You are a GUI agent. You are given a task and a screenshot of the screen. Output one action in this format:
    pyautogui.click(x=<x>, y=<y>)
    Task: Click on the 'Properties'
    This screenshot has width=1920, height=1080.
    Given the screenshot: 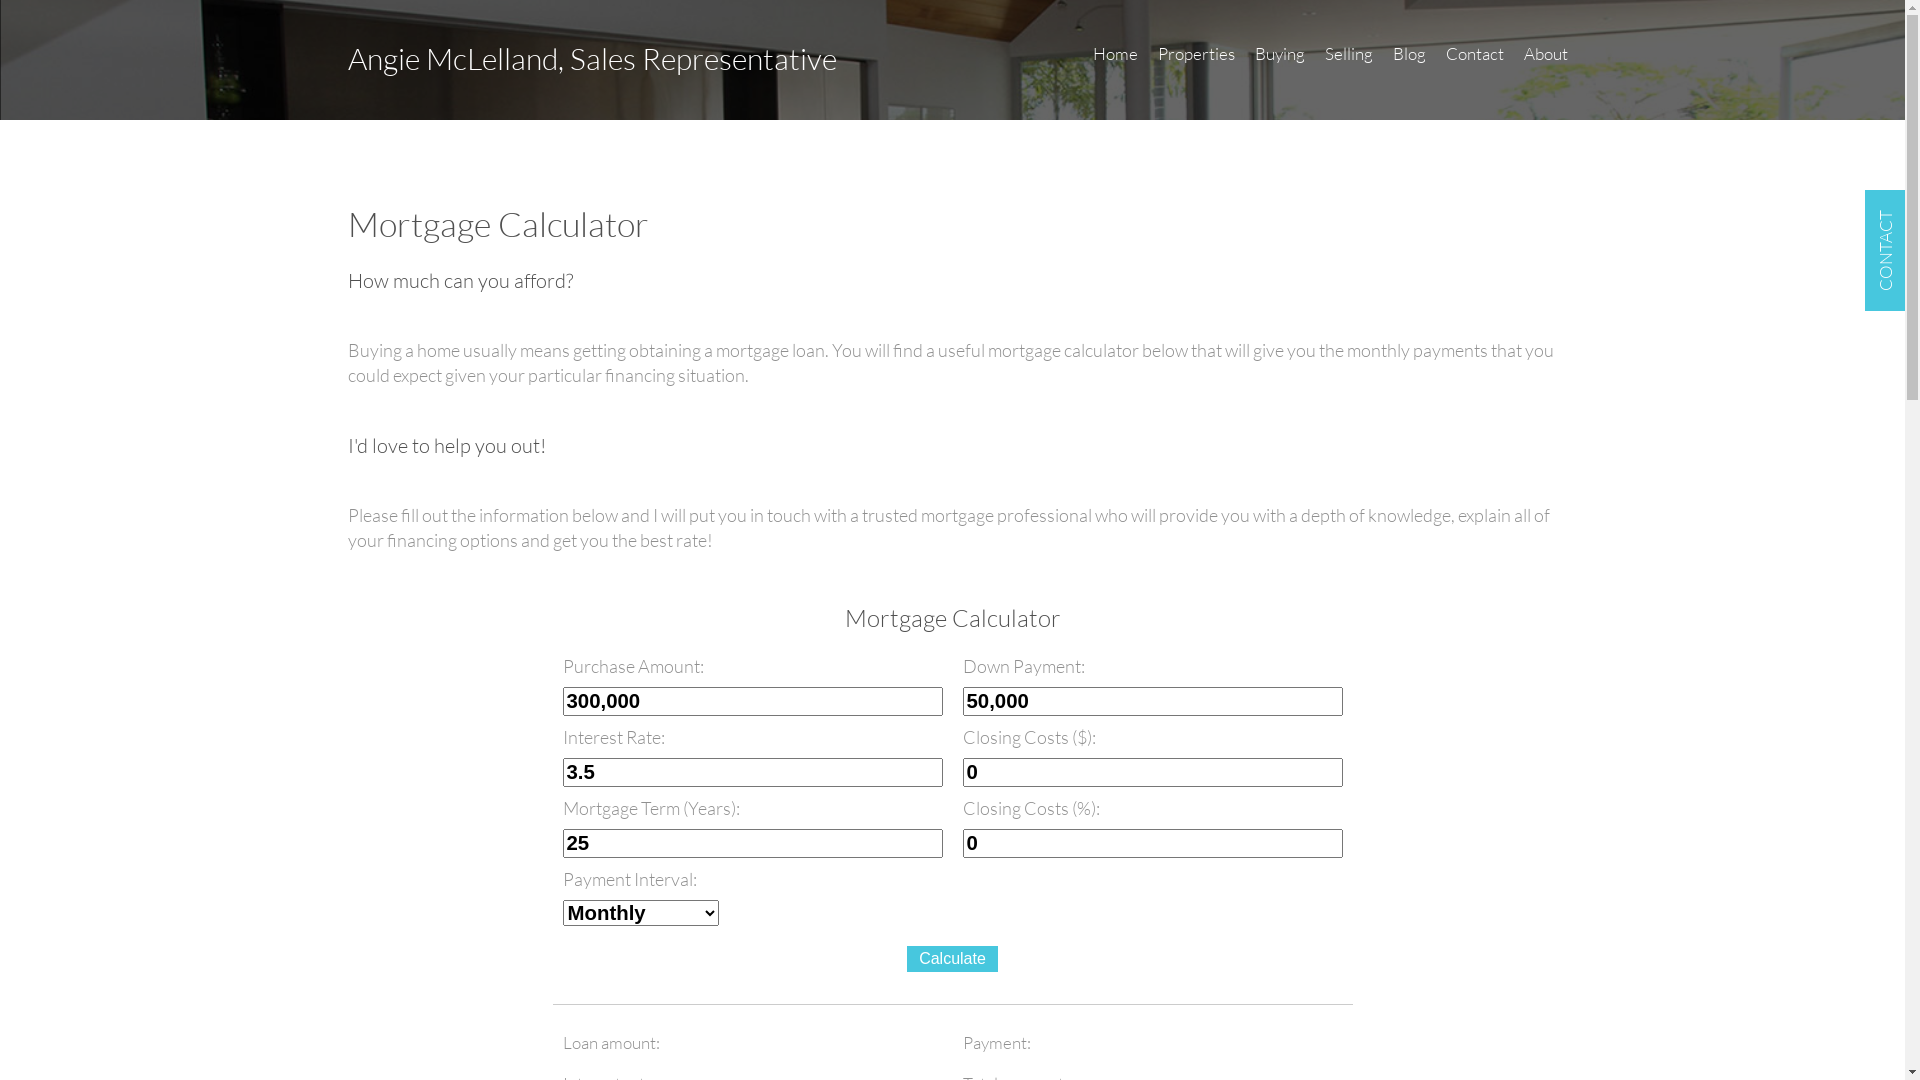 What is the action you would take?
    pyautogui.click(x=1196, y=60)
    